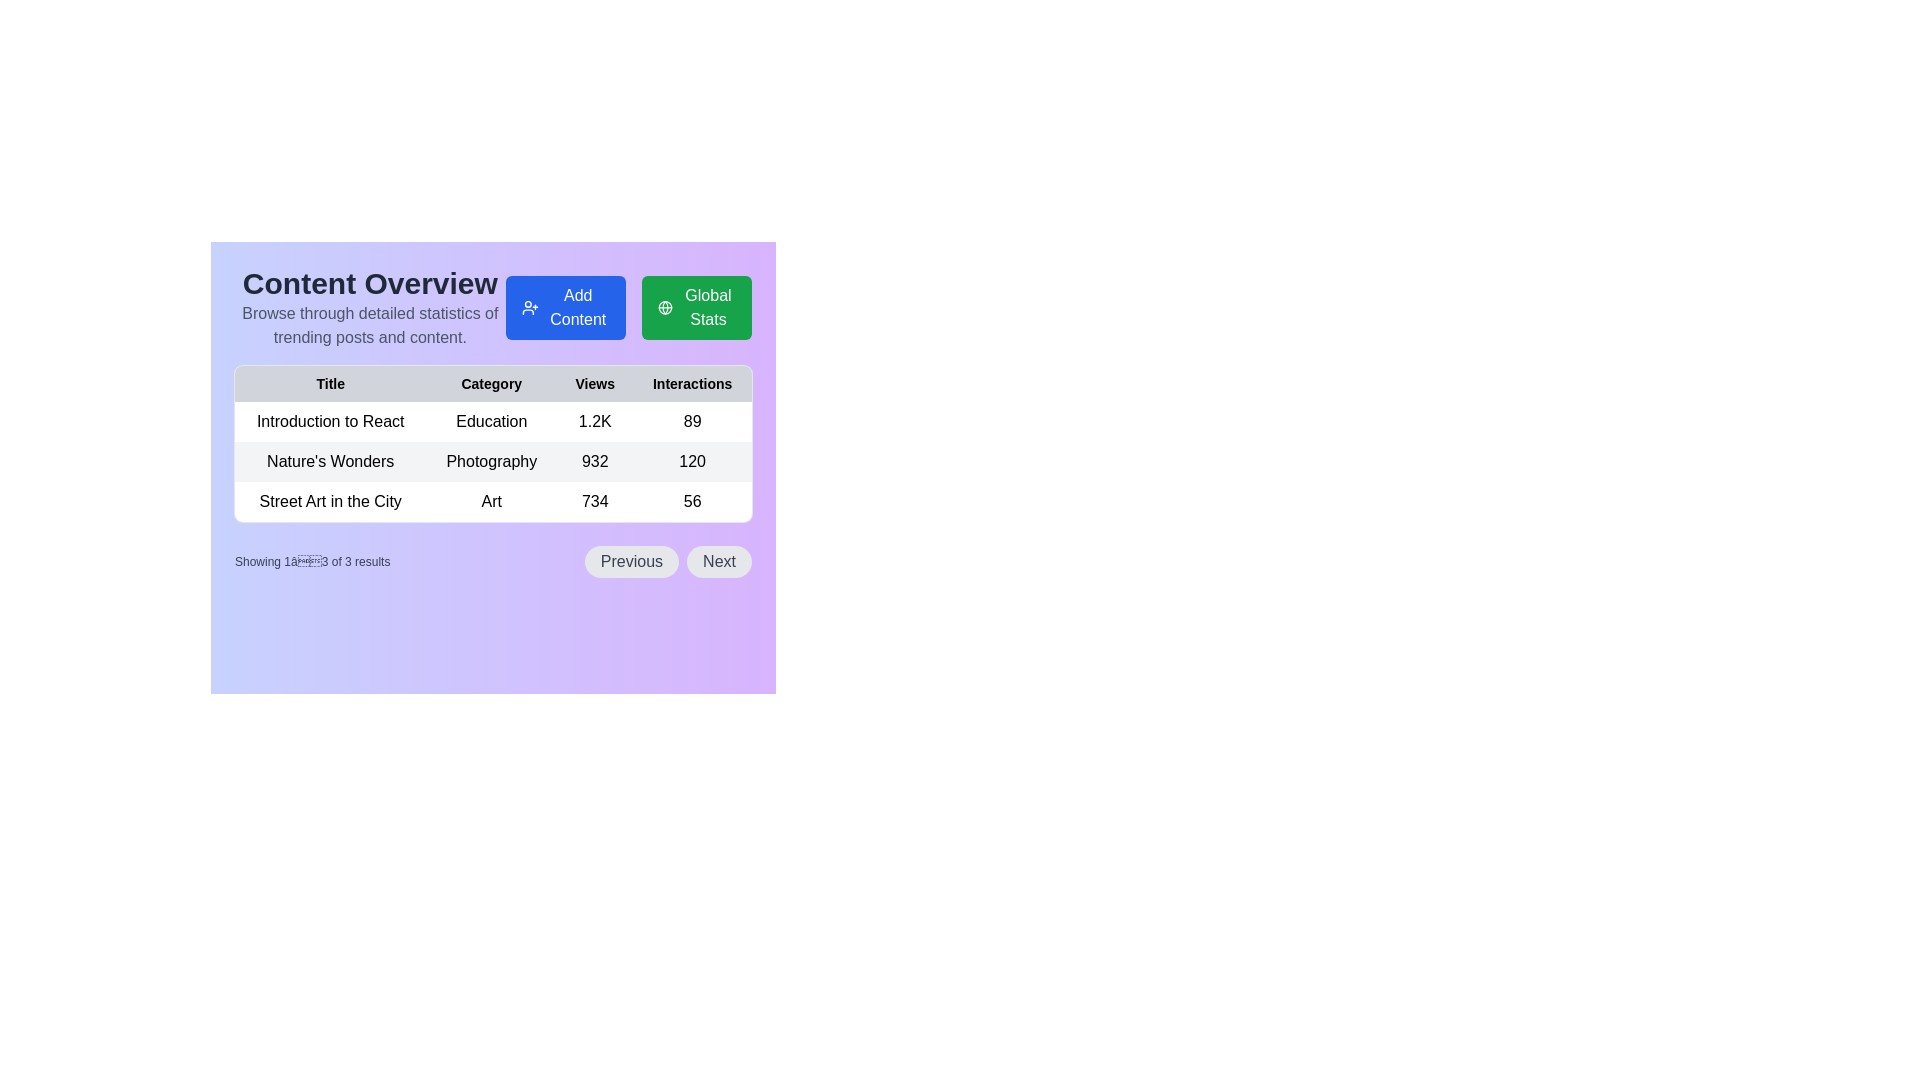  I want to click on the 'Next' button with rounded corners and a light gray background, so click(719, 562).